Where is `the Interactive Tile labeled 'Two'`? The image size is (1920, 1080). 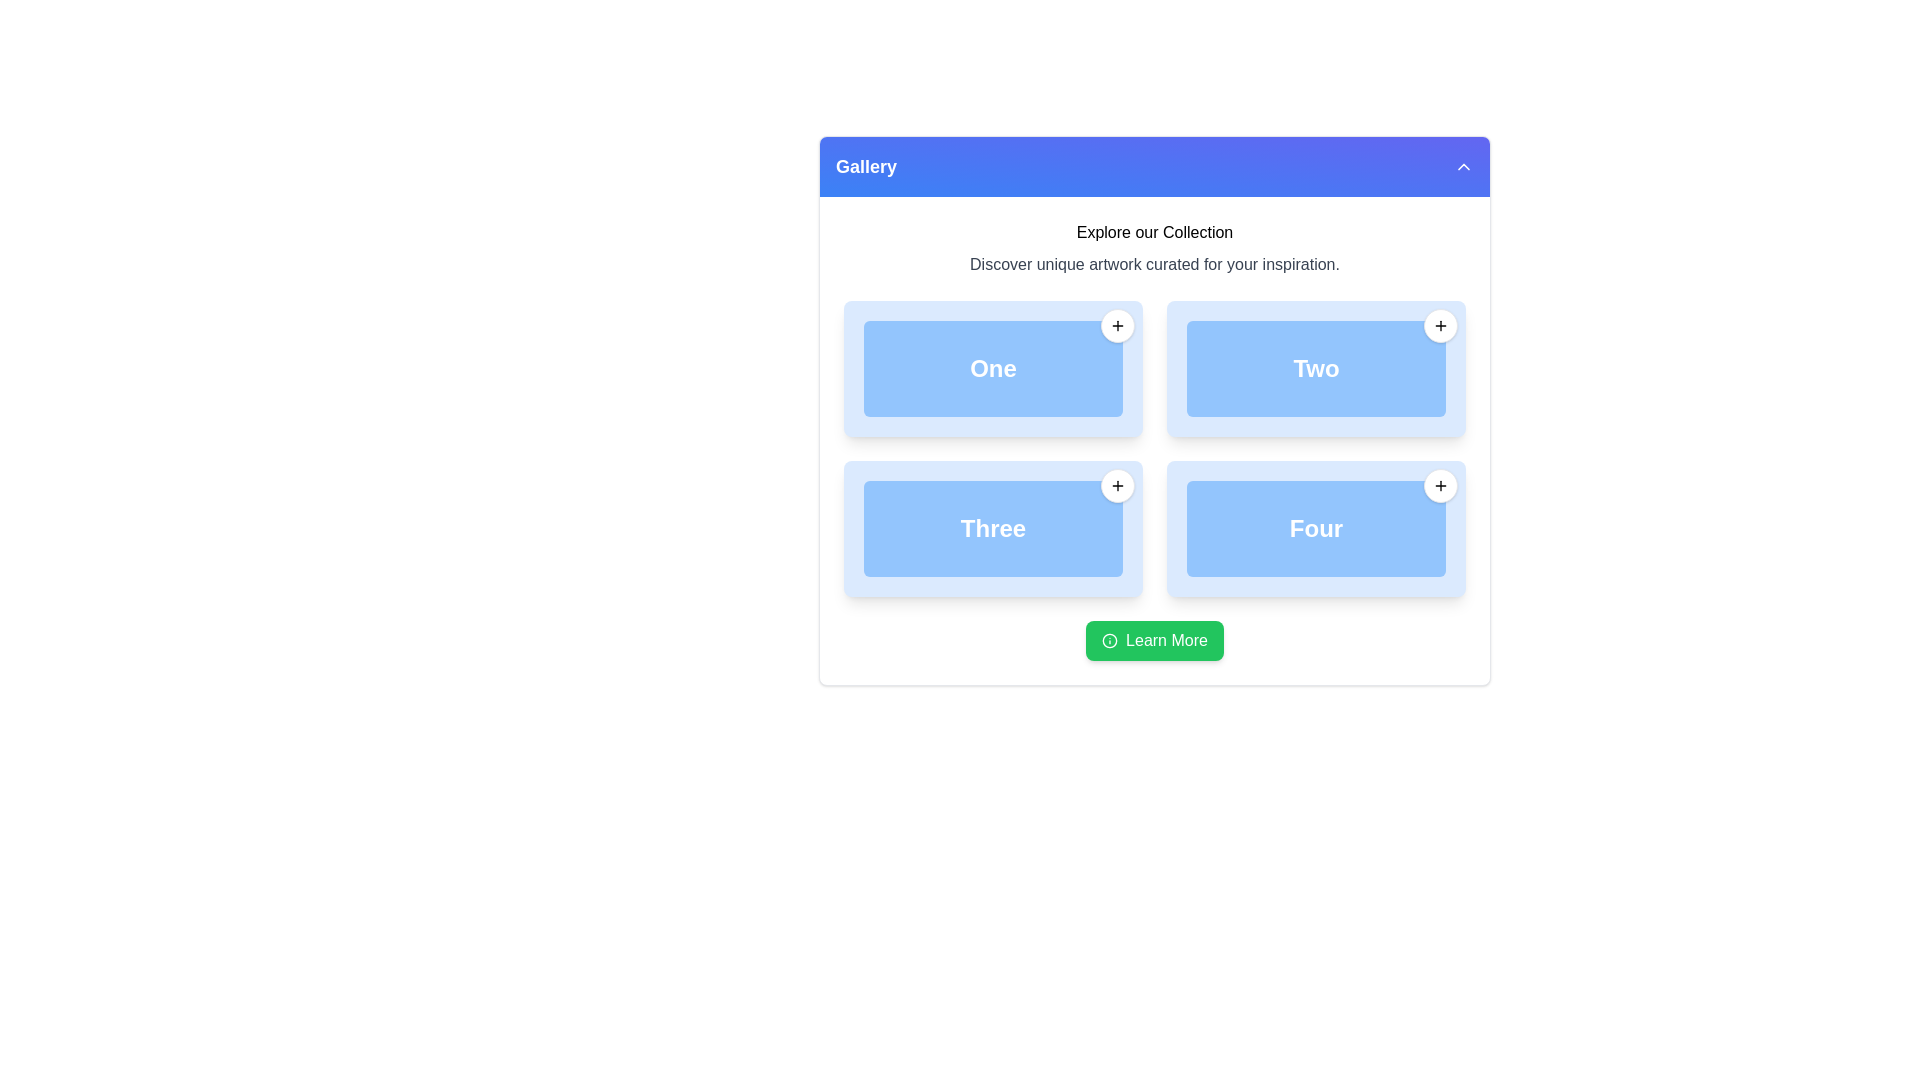 the Interactive Tile labeled 'Two' is located at coordinates (1316, 369).